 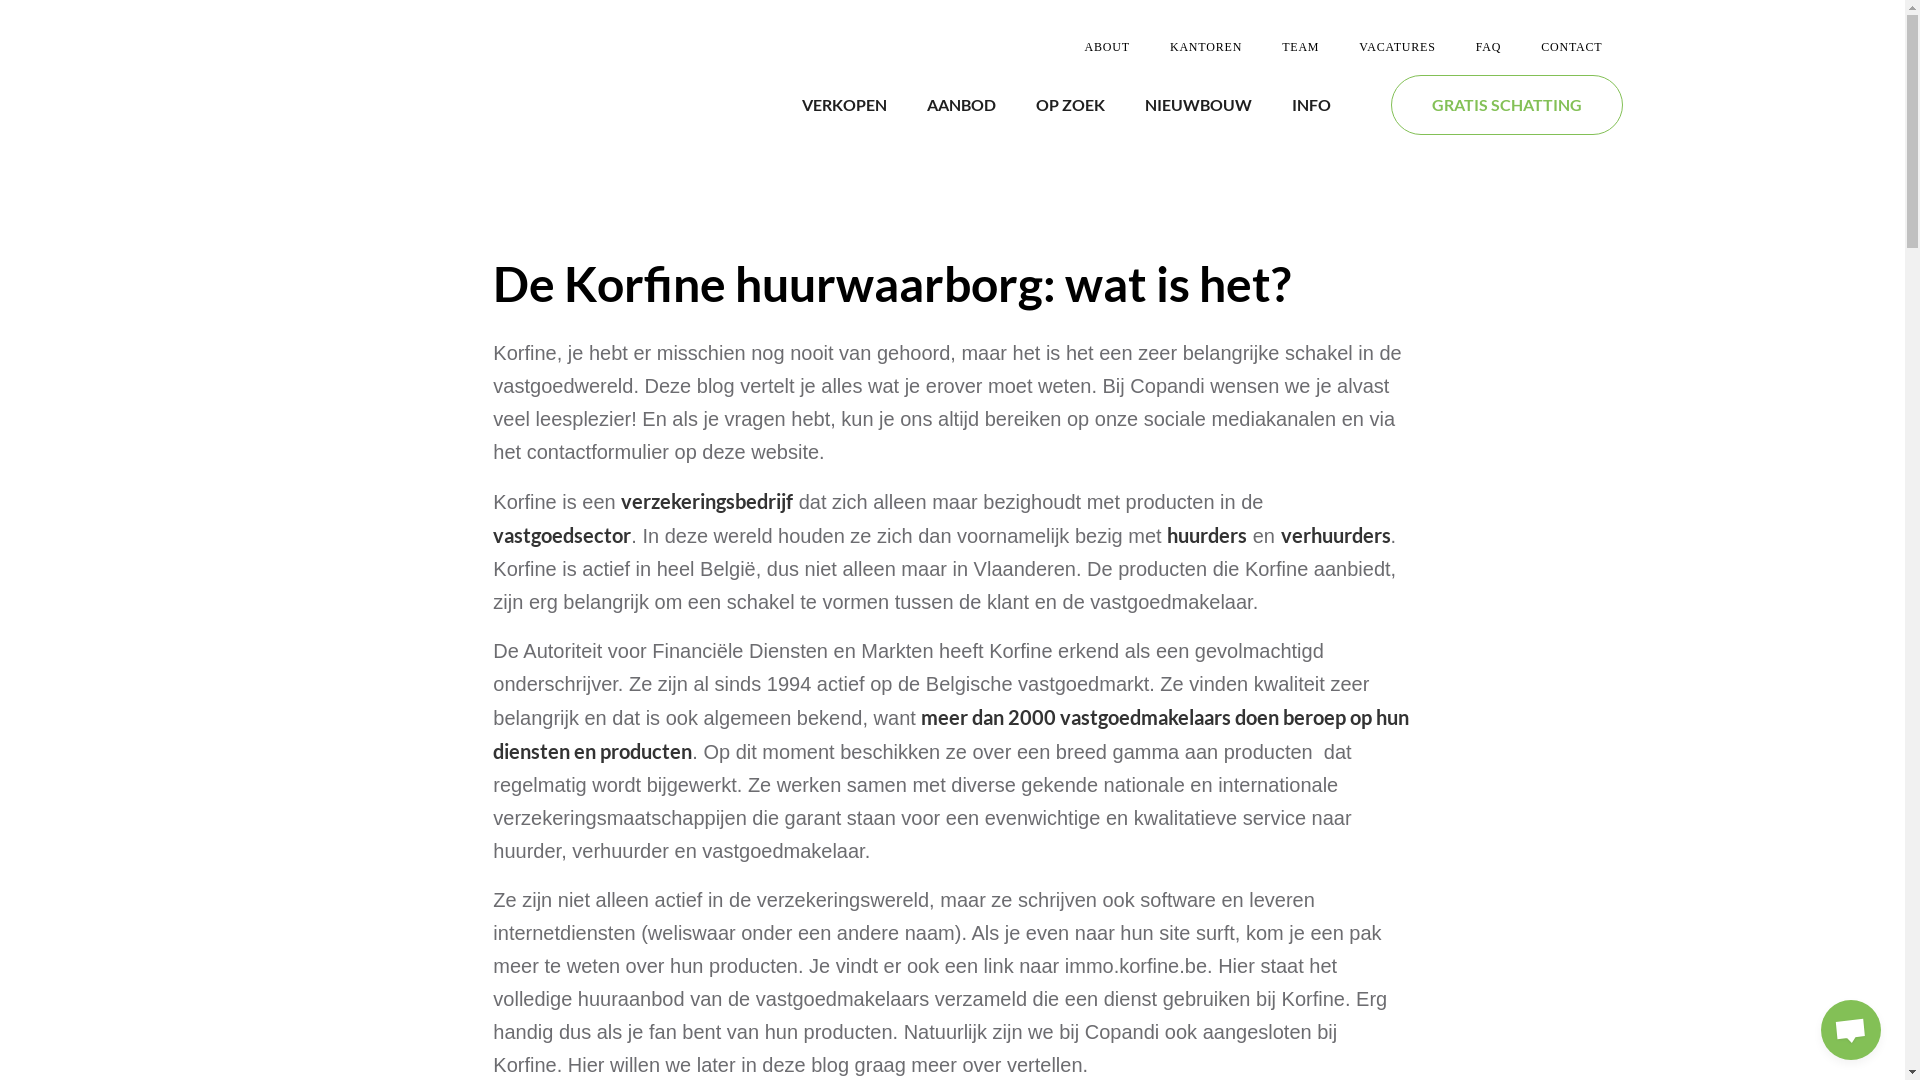 I want to click on 'OP ZOEK', so click(x=1036, y=104).